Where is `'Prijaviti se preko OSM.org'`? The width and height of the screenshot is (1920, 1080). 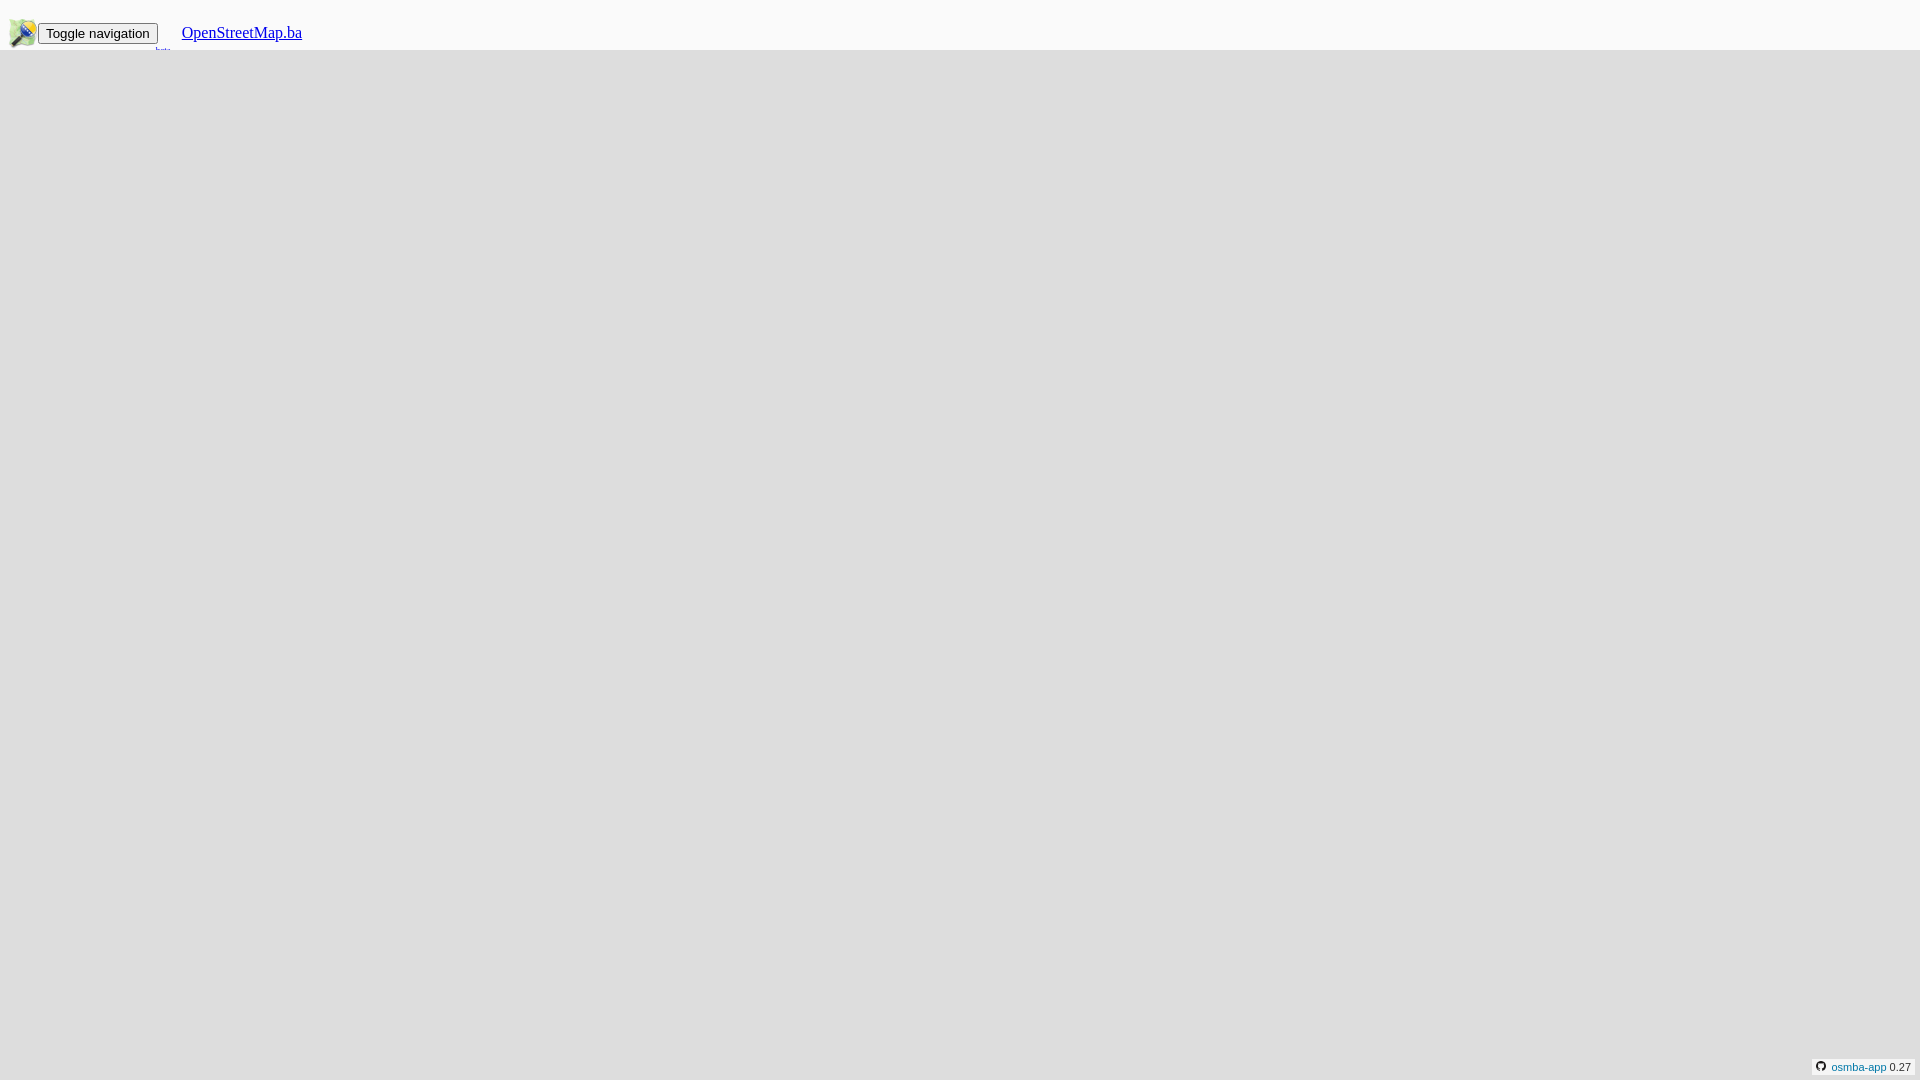
'Prijaviti se preko OSM.org' is located at coordinates (184, 237).